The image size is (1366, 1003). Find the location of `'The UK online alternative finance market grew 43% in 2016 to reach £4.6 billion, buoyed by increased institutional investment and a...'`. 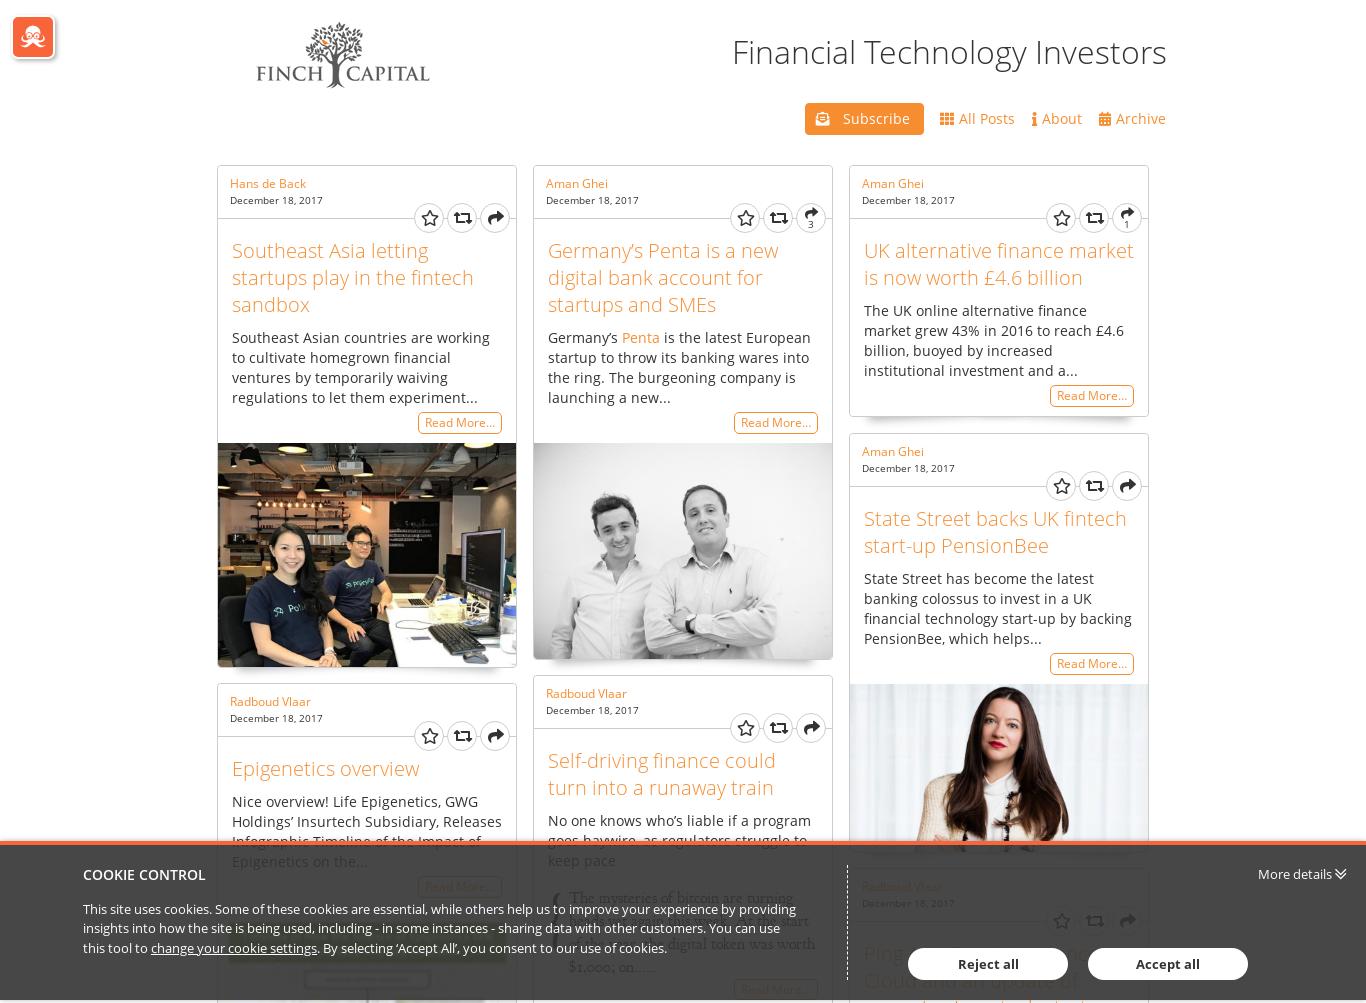

'The UK online alternative finance market grew 43% in 2016 to reach £4.6 billion, buoyed by increased institutional investment and a...' is located at coordinates (994, 338).